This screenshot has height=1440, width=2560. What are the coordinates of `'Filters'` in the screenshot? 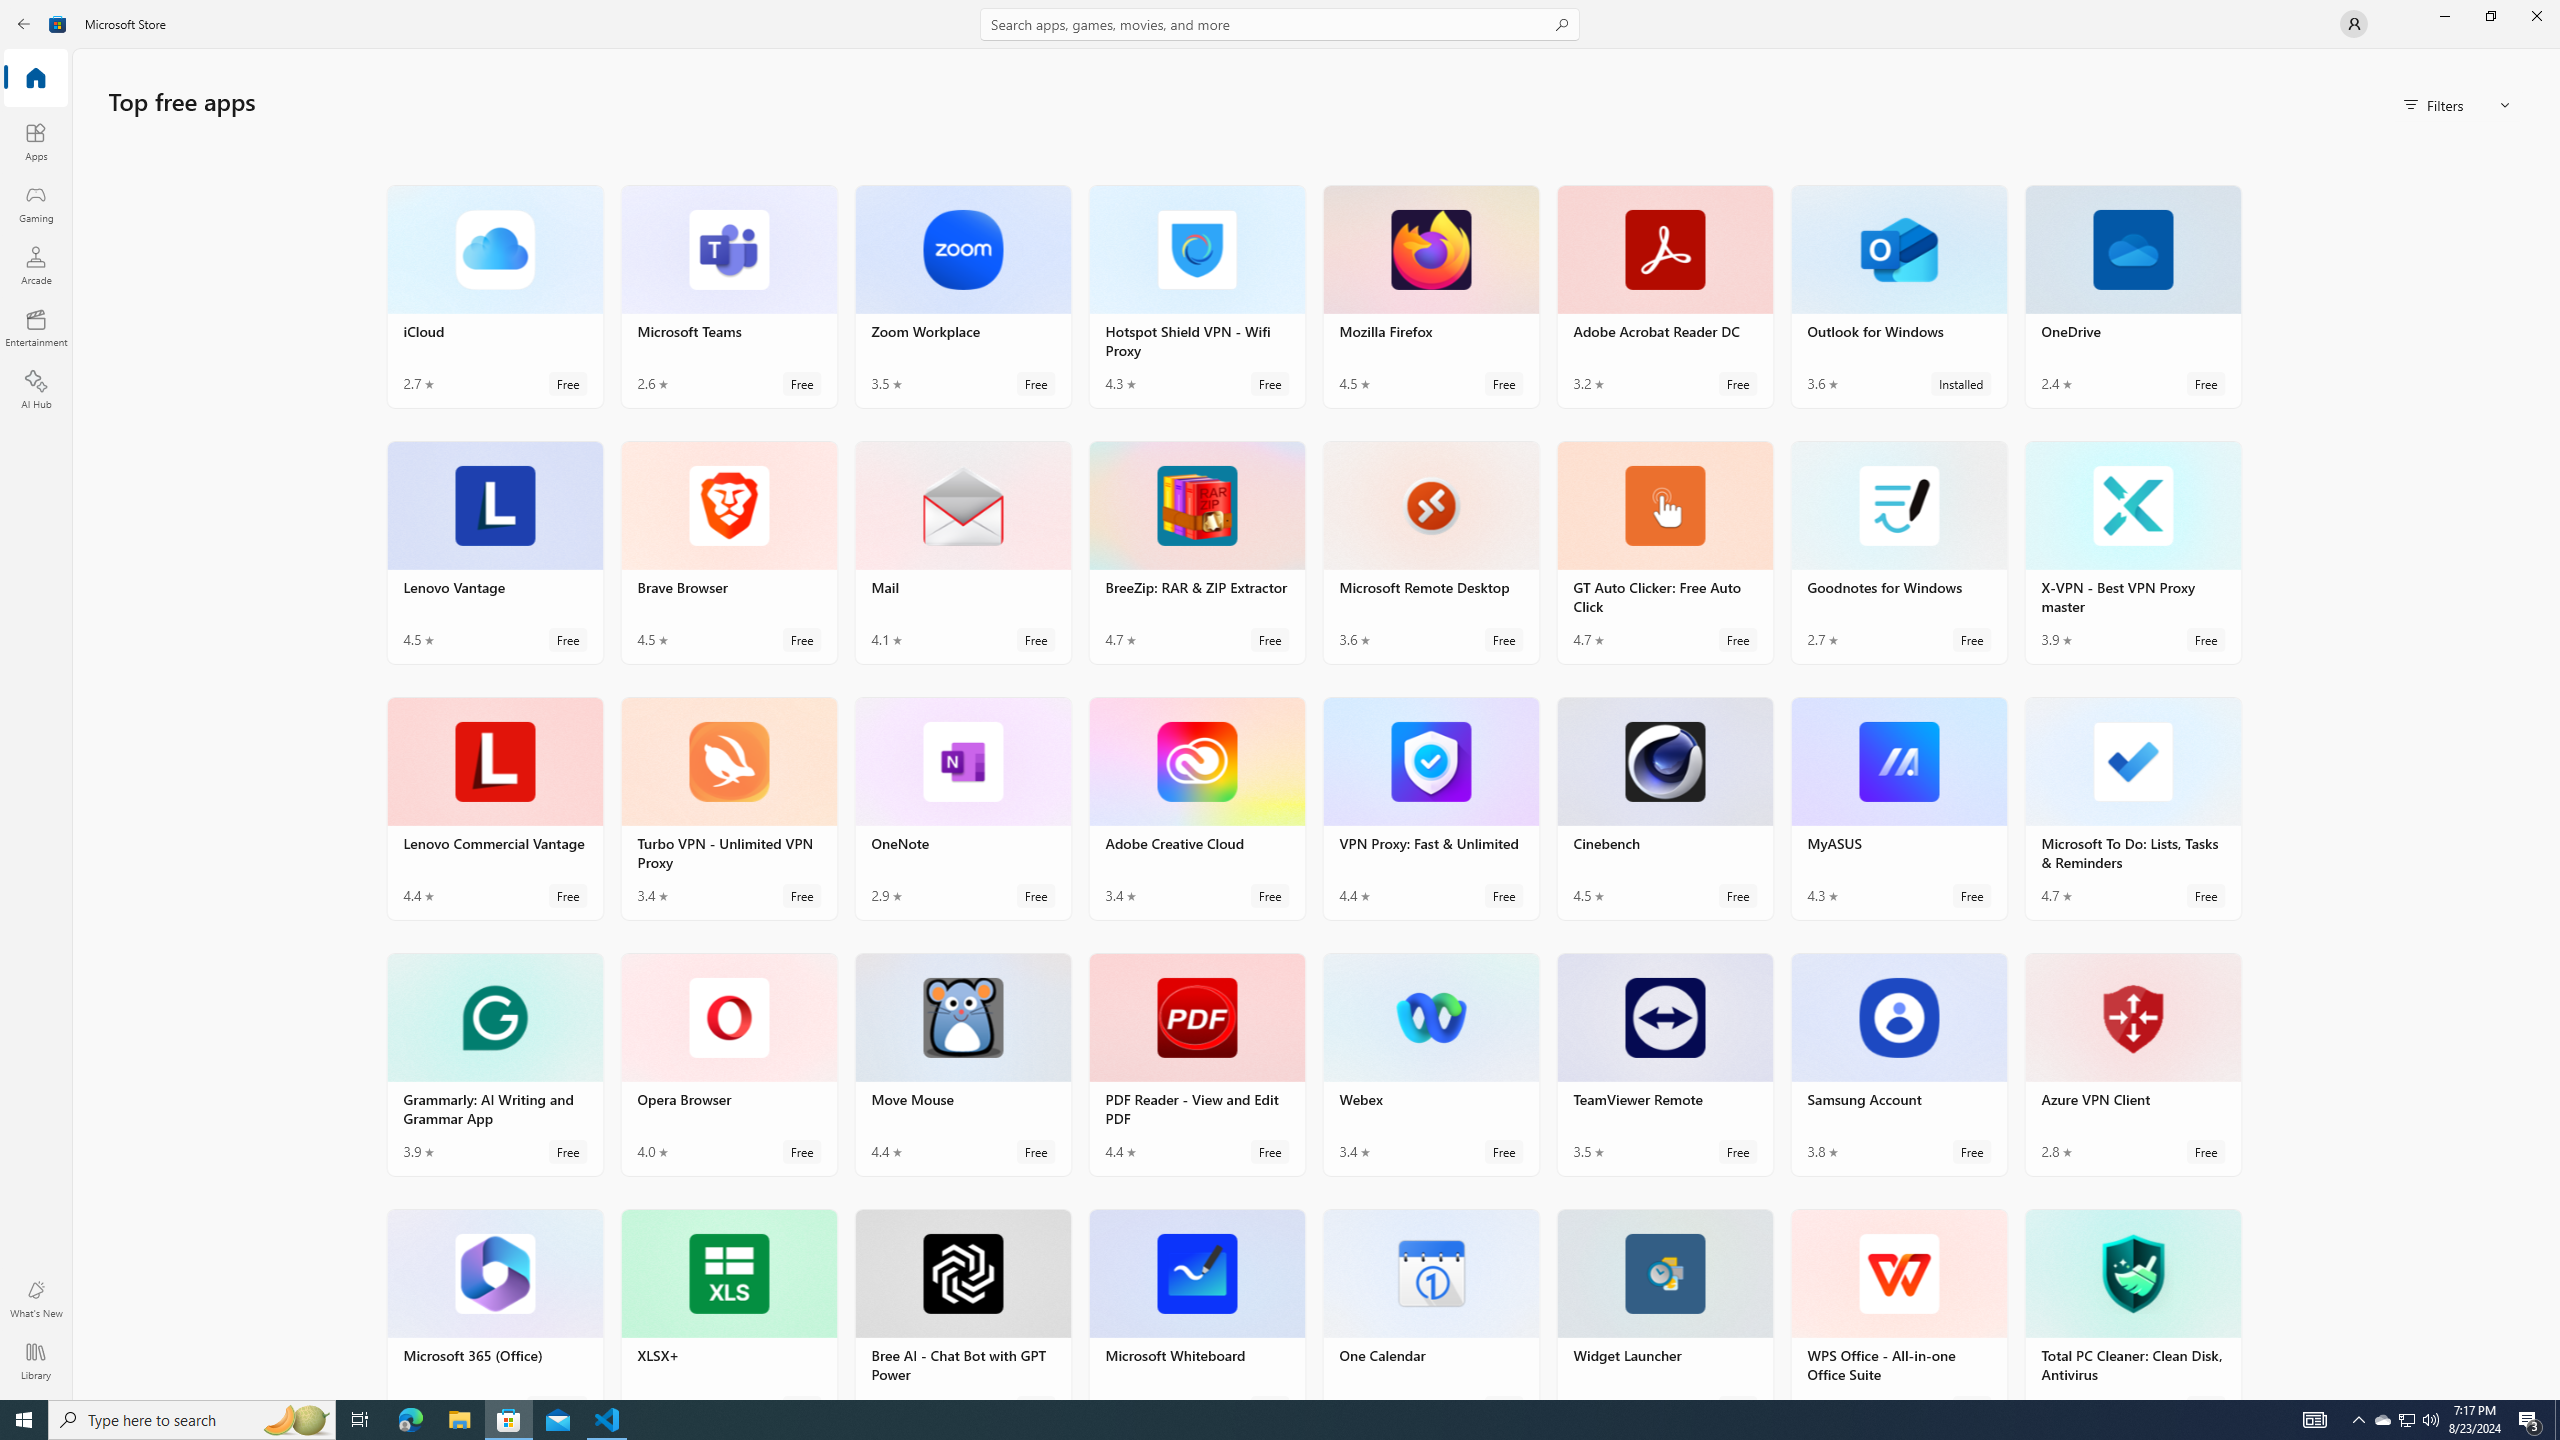 It's located at (2457, 104).